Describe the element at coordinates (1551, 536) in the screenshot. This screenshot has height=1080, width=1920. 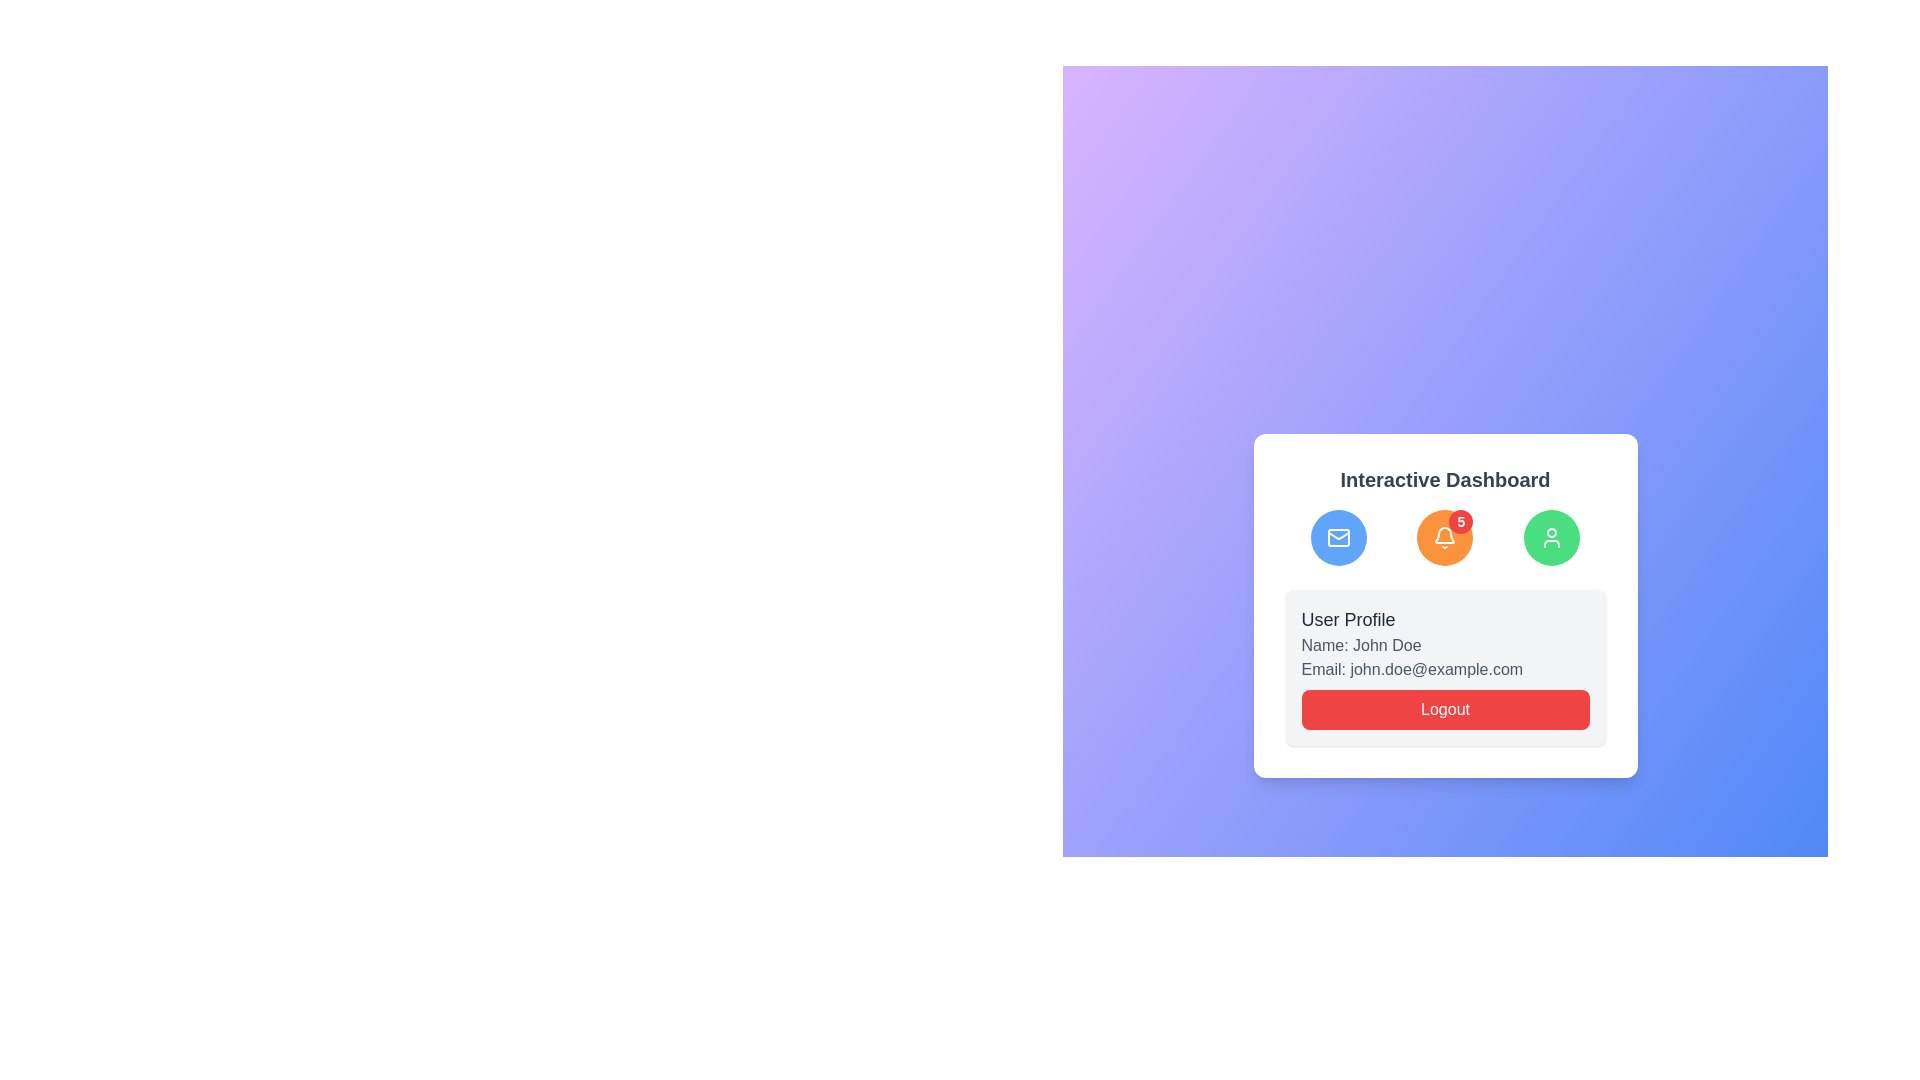
I see `the user icon within the green circular button labeled 'Toggle Profile'` at that location.